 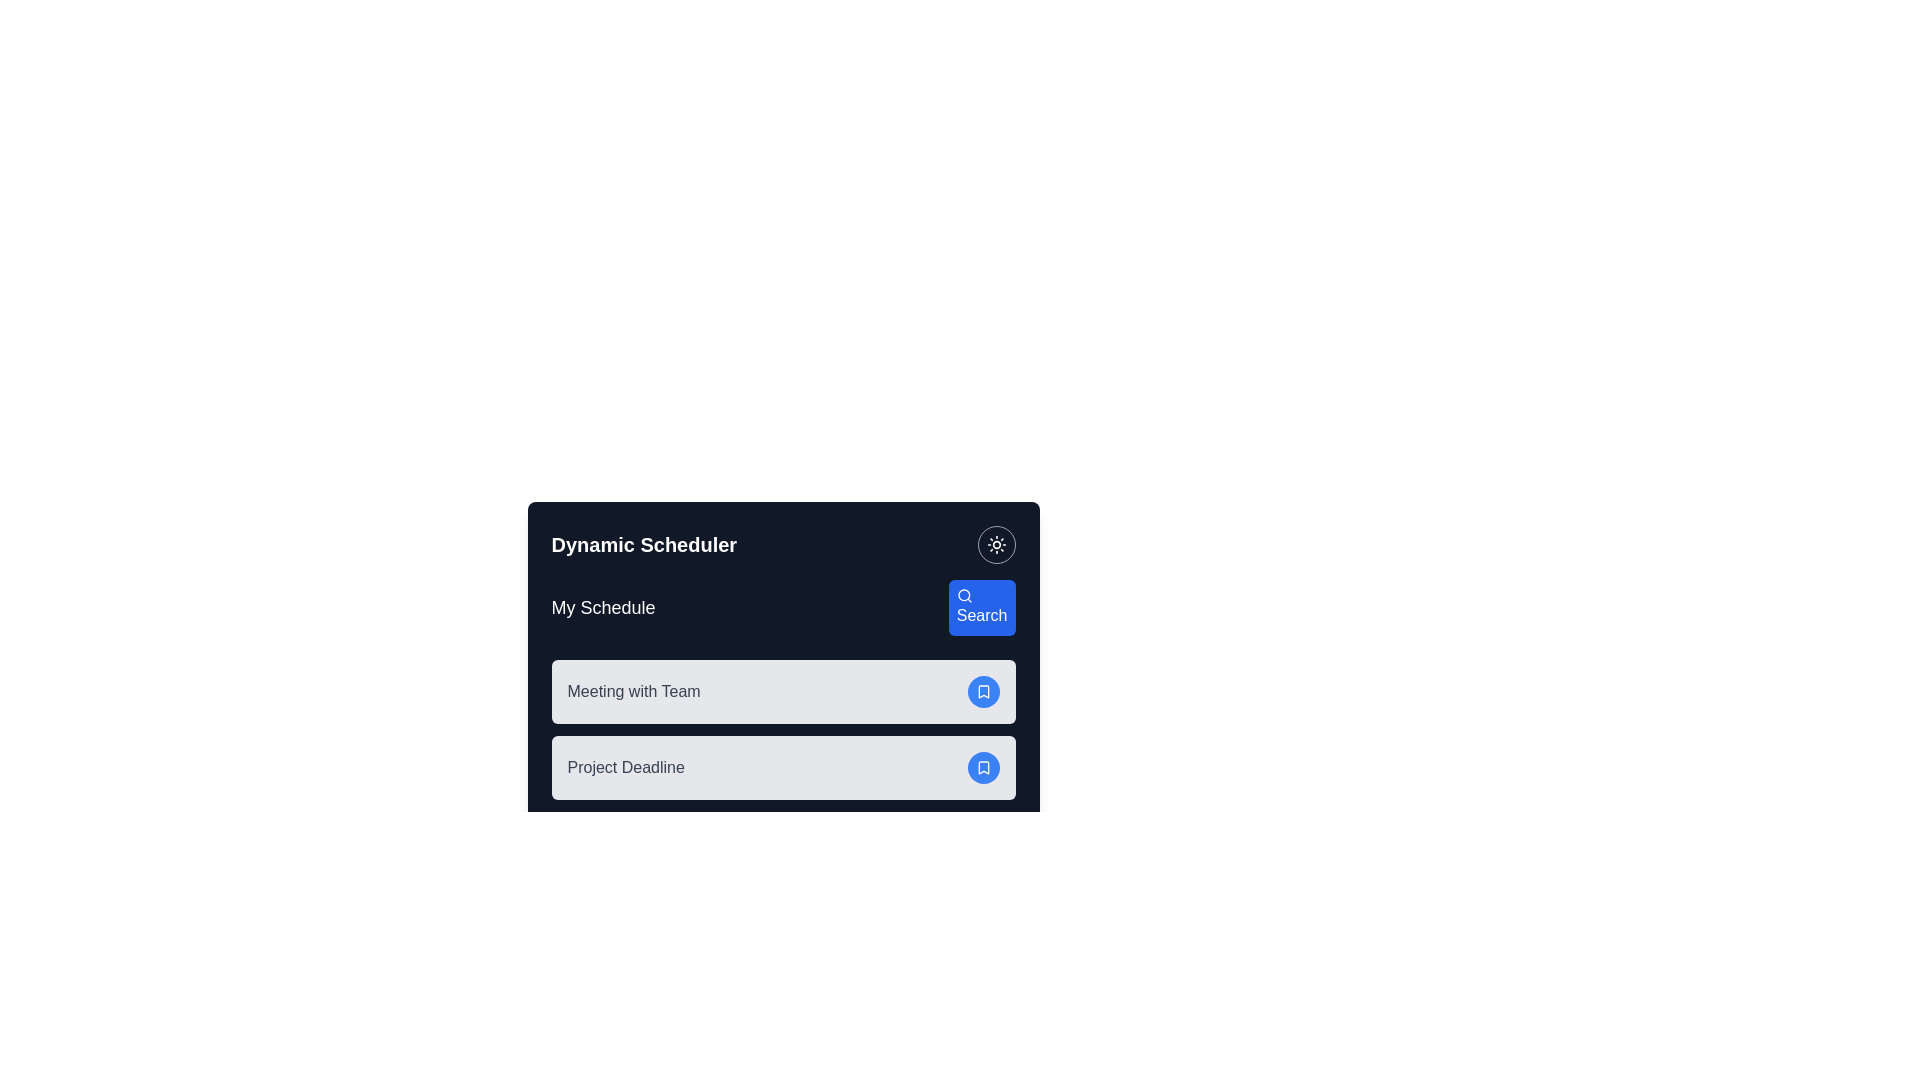 What do you see at coordinates (996, 544) in the screenshot?
I see `the icon in the top-right corner of the 'Dynamic Scheduler' interface` at bounding box center [996, 544].